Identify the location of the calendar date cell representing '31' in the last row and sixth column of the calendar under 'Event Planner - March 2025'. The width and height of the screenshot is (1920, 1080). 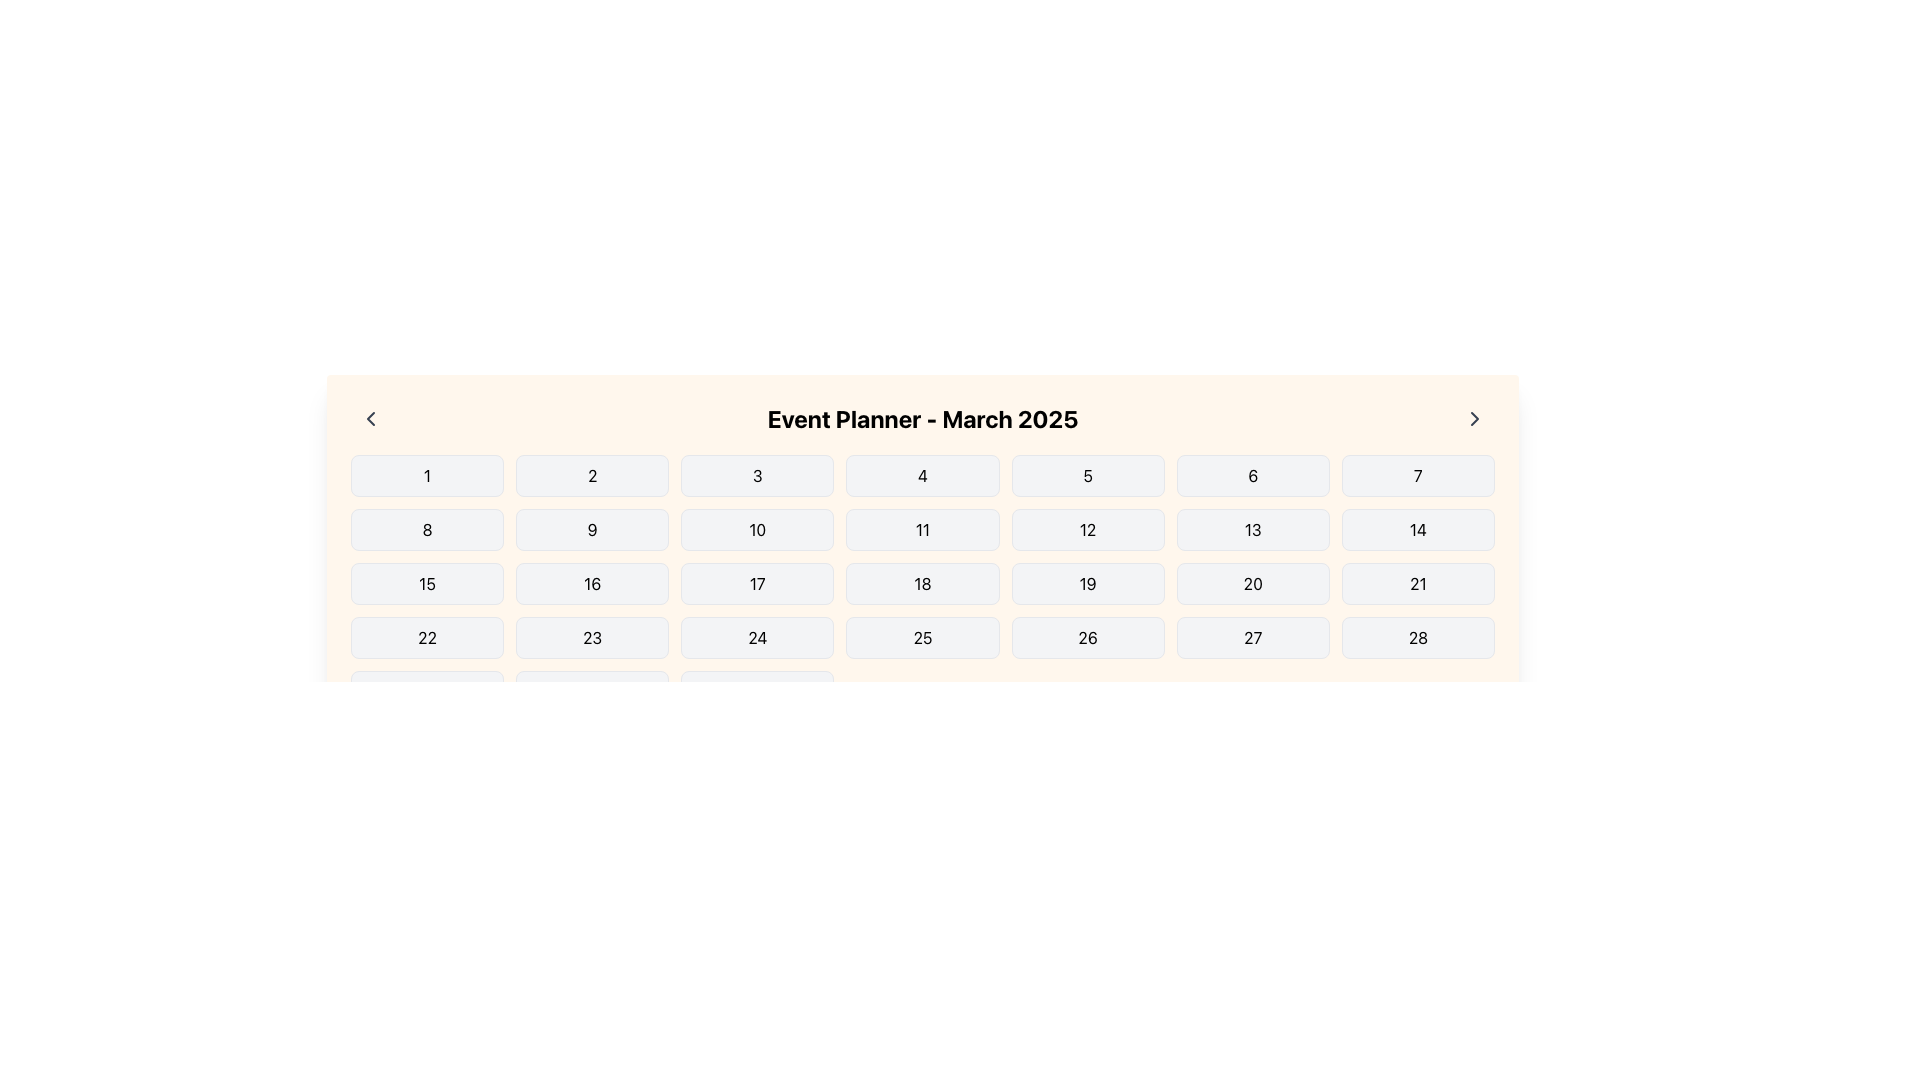
(756, 690).